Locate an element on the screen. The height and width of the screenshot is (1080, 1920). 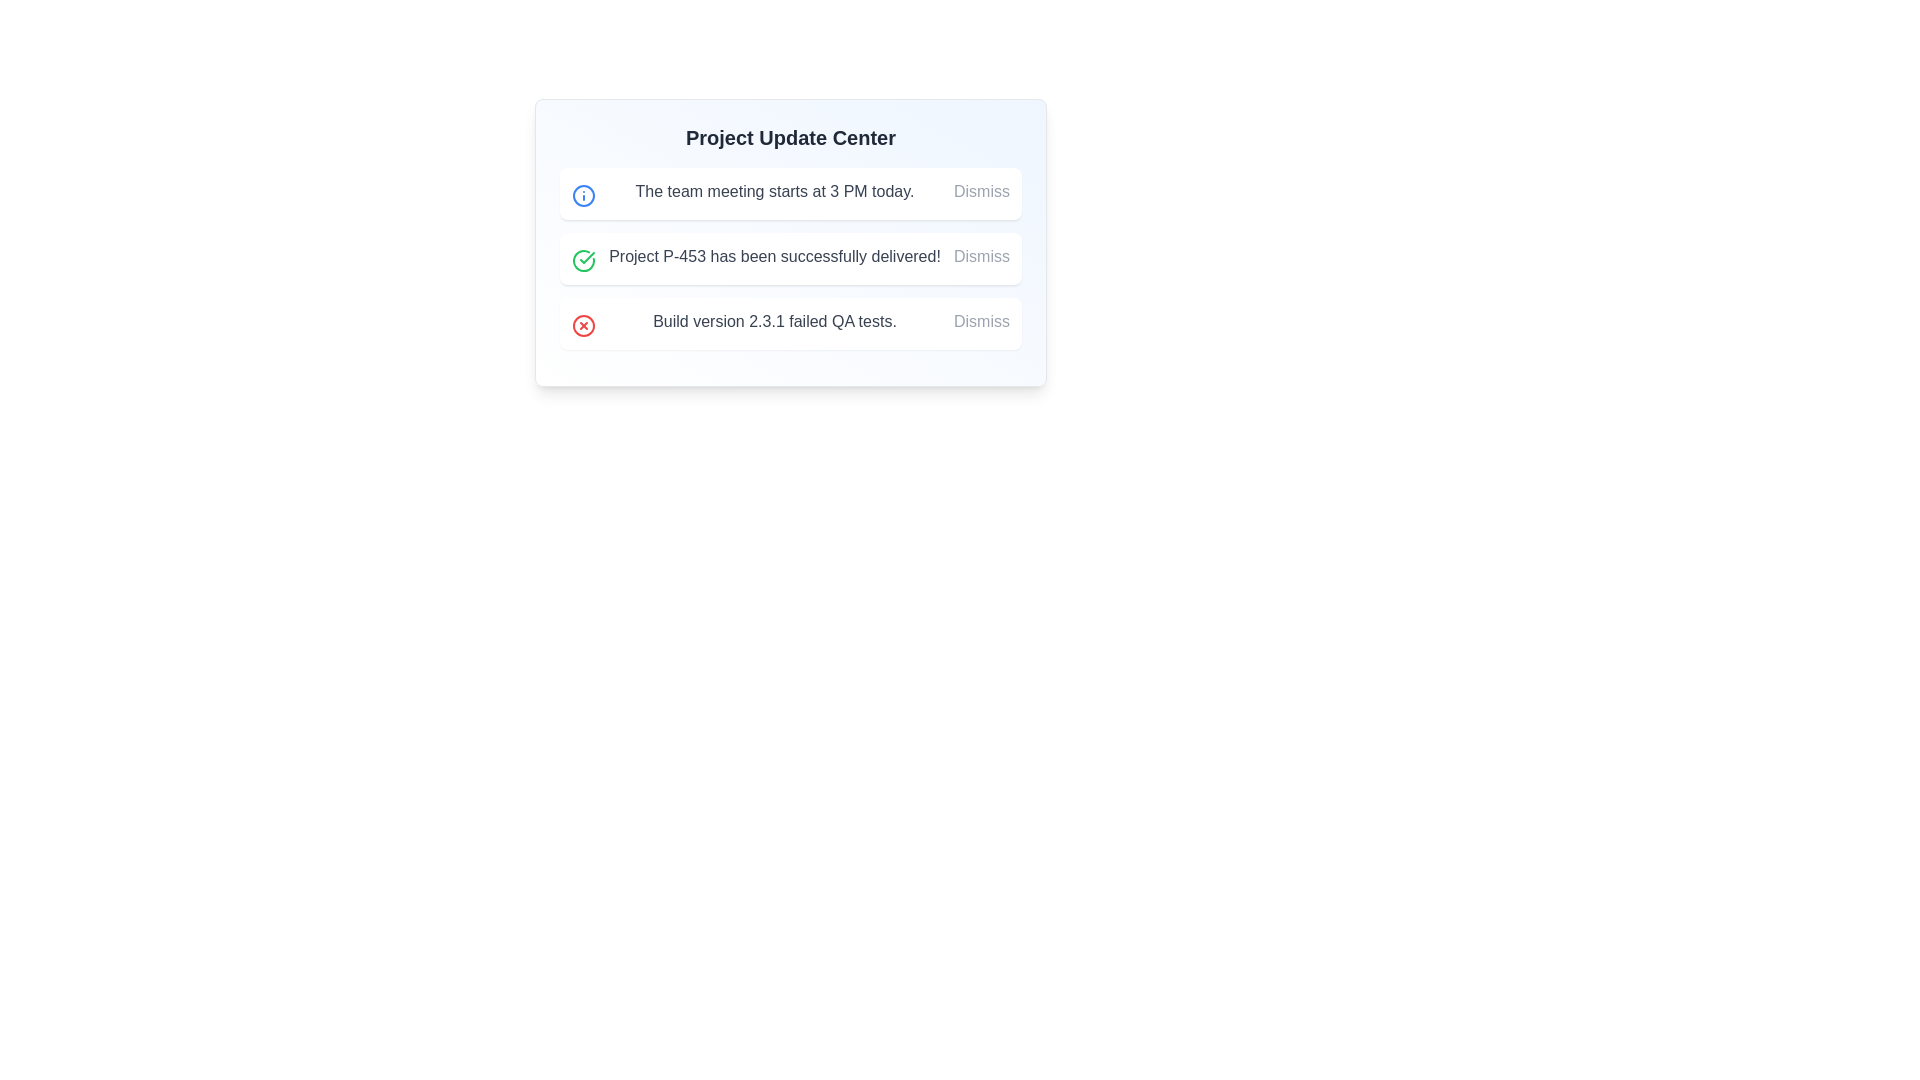
the dismiss button-like clickable text associated with the notification 'Build version 2.3.1 failed QA tests.' is located at coordinates (982, 320).